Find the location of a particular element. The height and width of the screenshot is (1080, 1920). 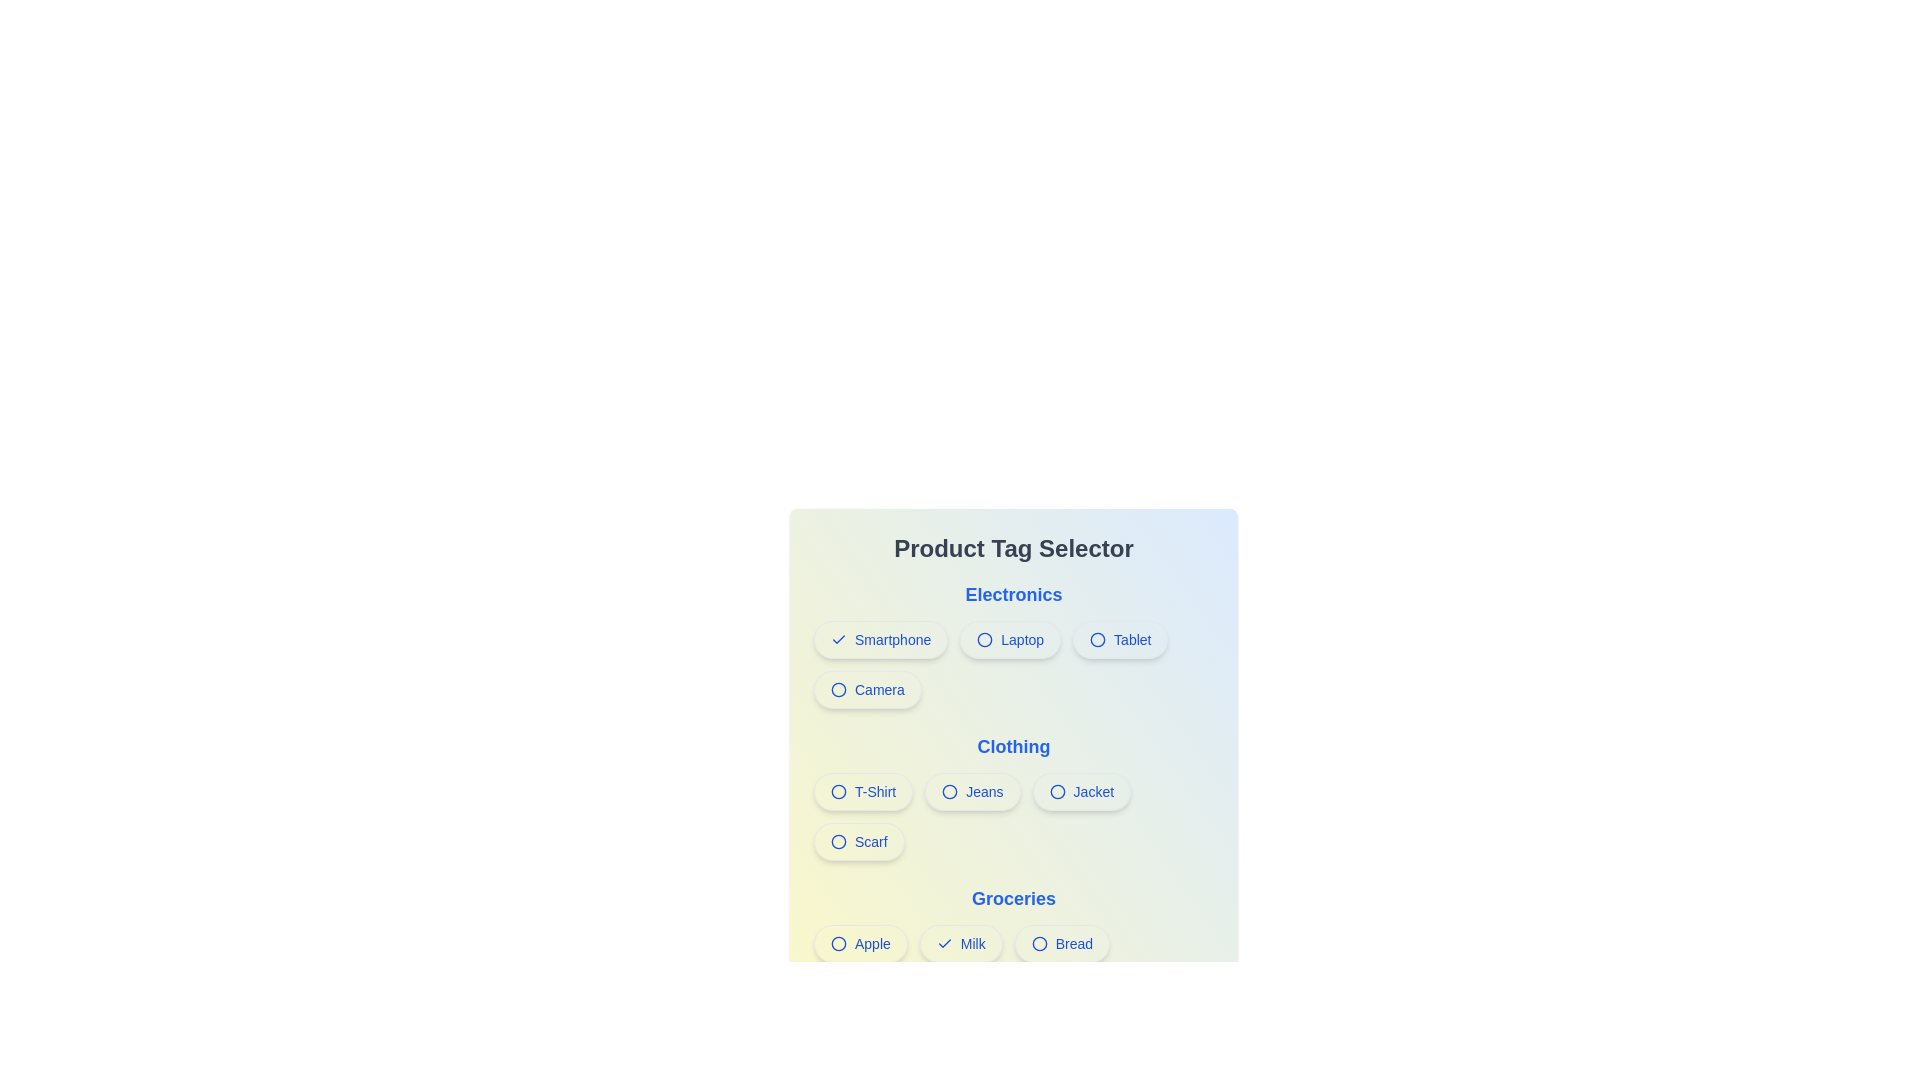

the 'Bread' button, which is a rounded button with a light blue border and blue text, located in the 'Groceries' section of the 'Product Tag Selector' interface is located at coordinates (1061, 944).